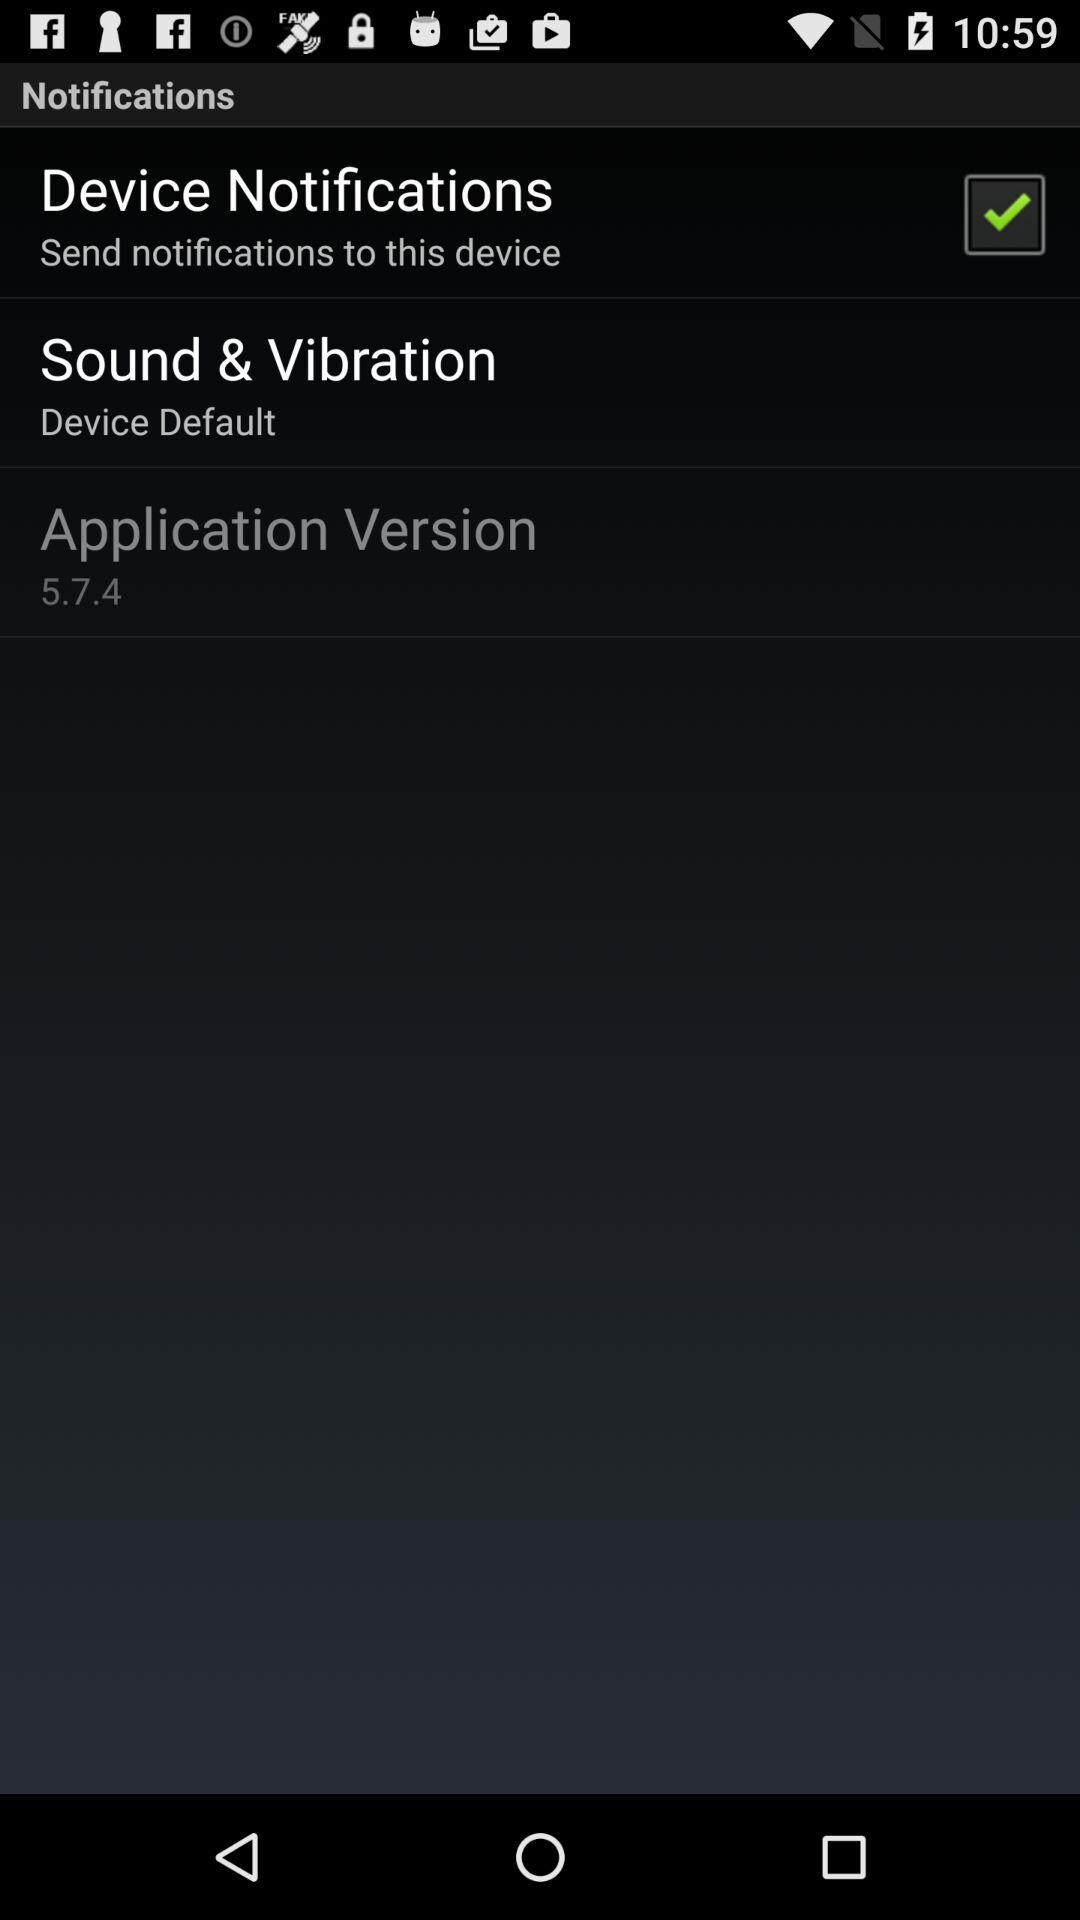  Describe the element at coordinates (1003, 212) in the screenshot. I see `the item next to send notifications to app` at that location.